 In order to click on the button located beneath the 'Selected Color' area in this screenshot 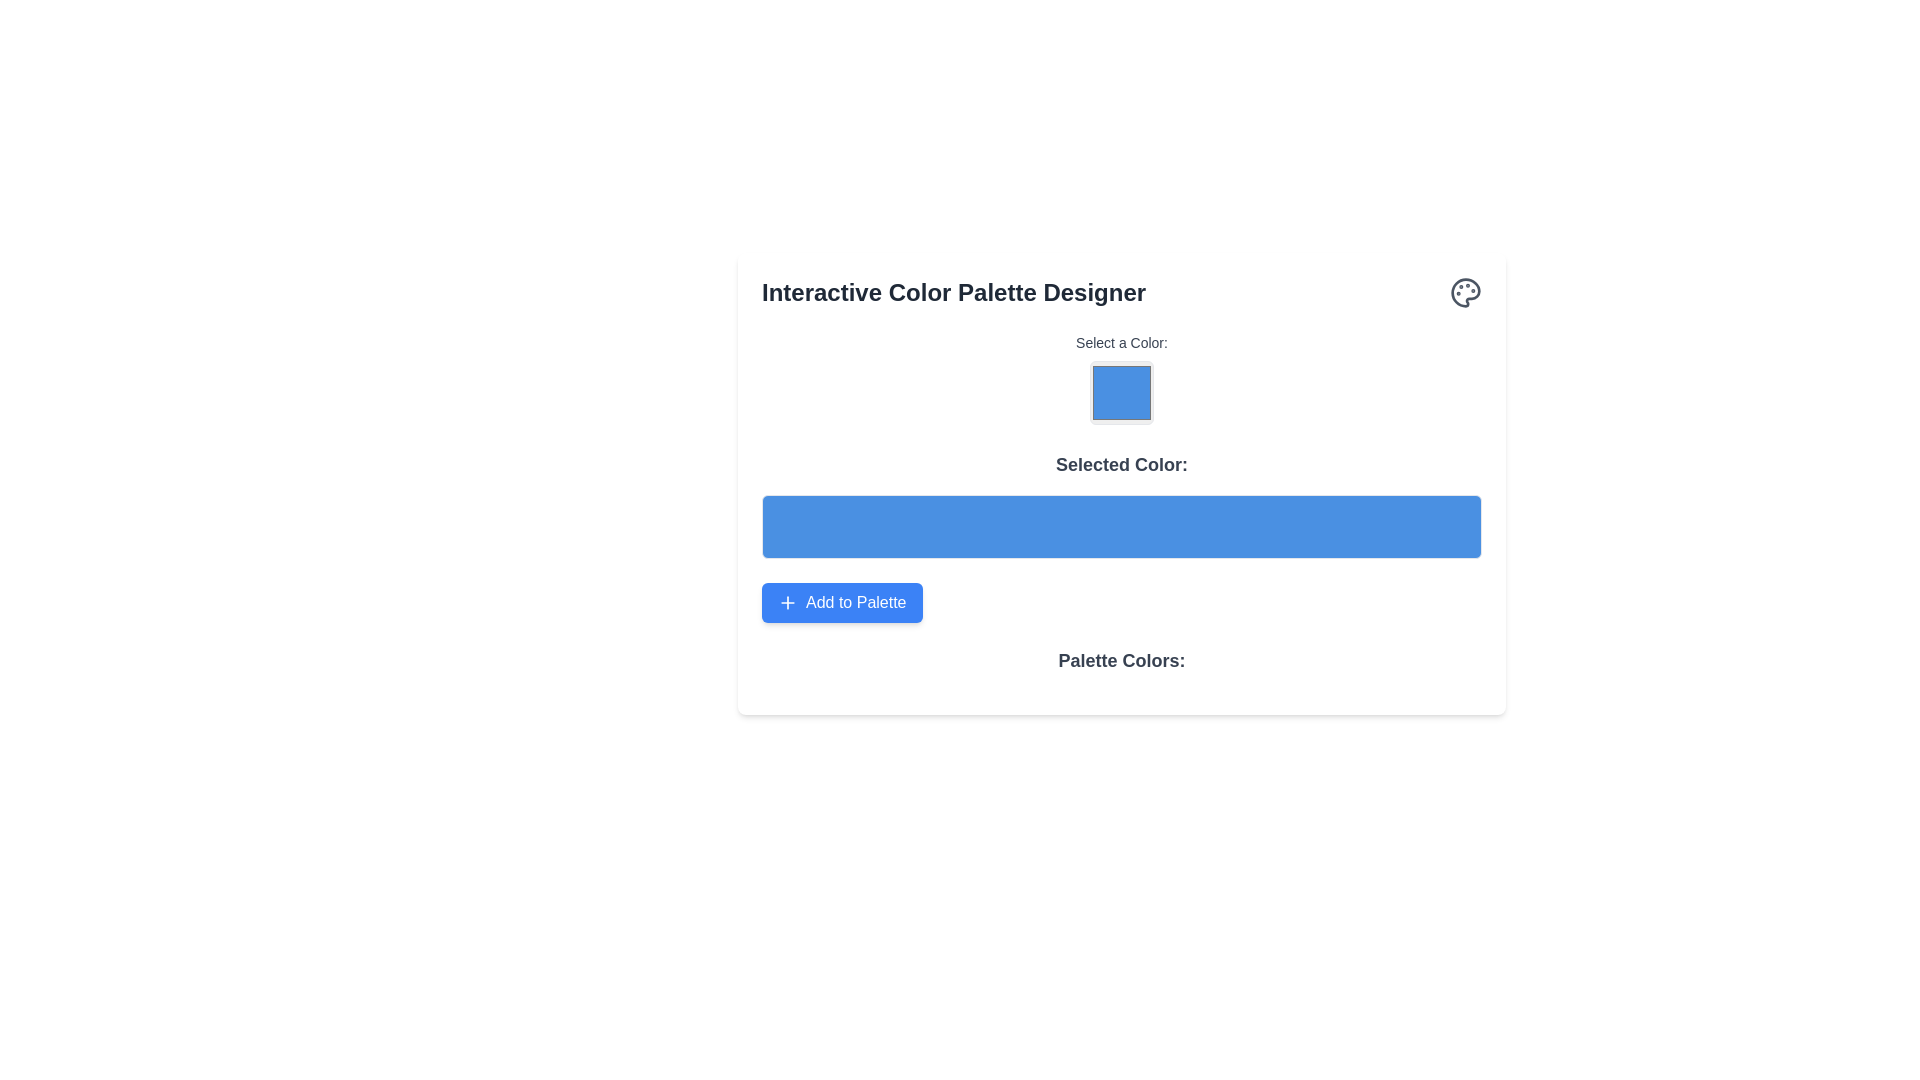, I will do `click(841, 601)`.